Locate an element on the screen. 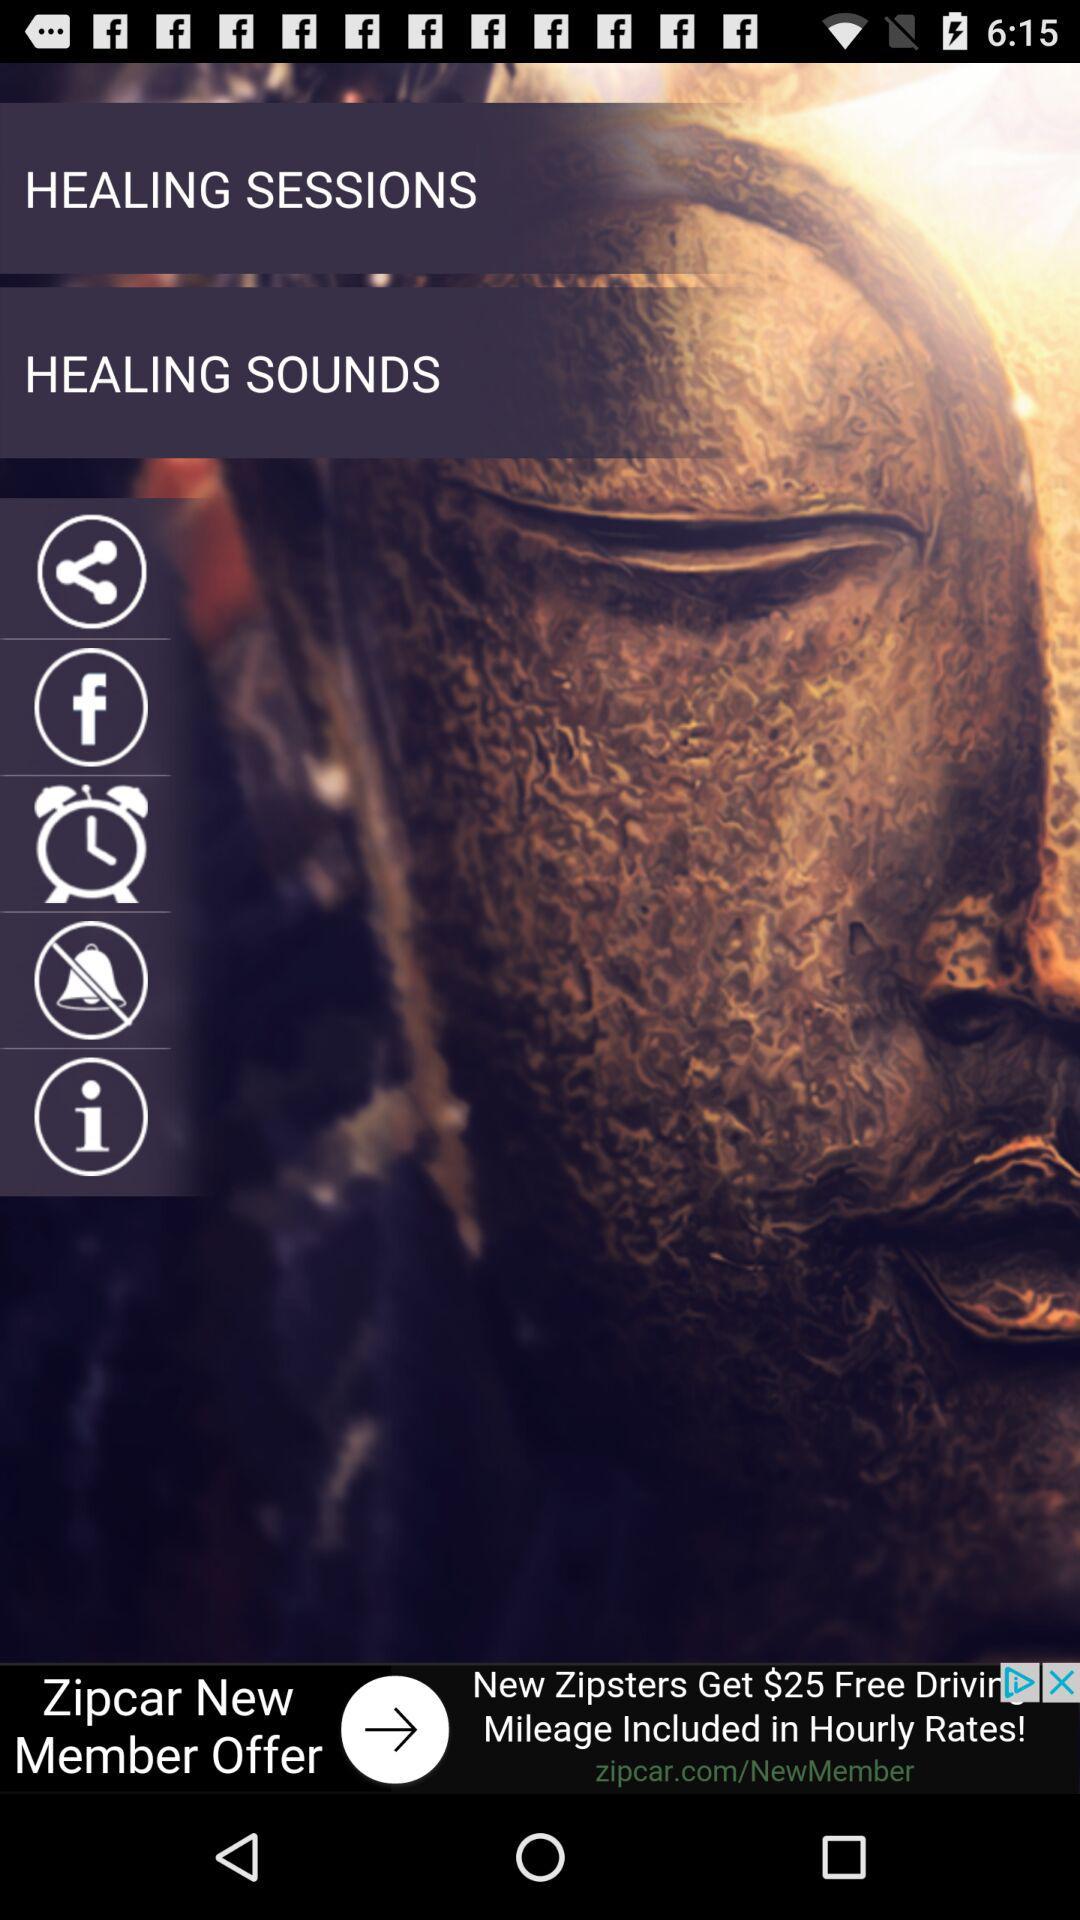 The image size is (1080, 1920). alarms is located at coordinates (91, 843).